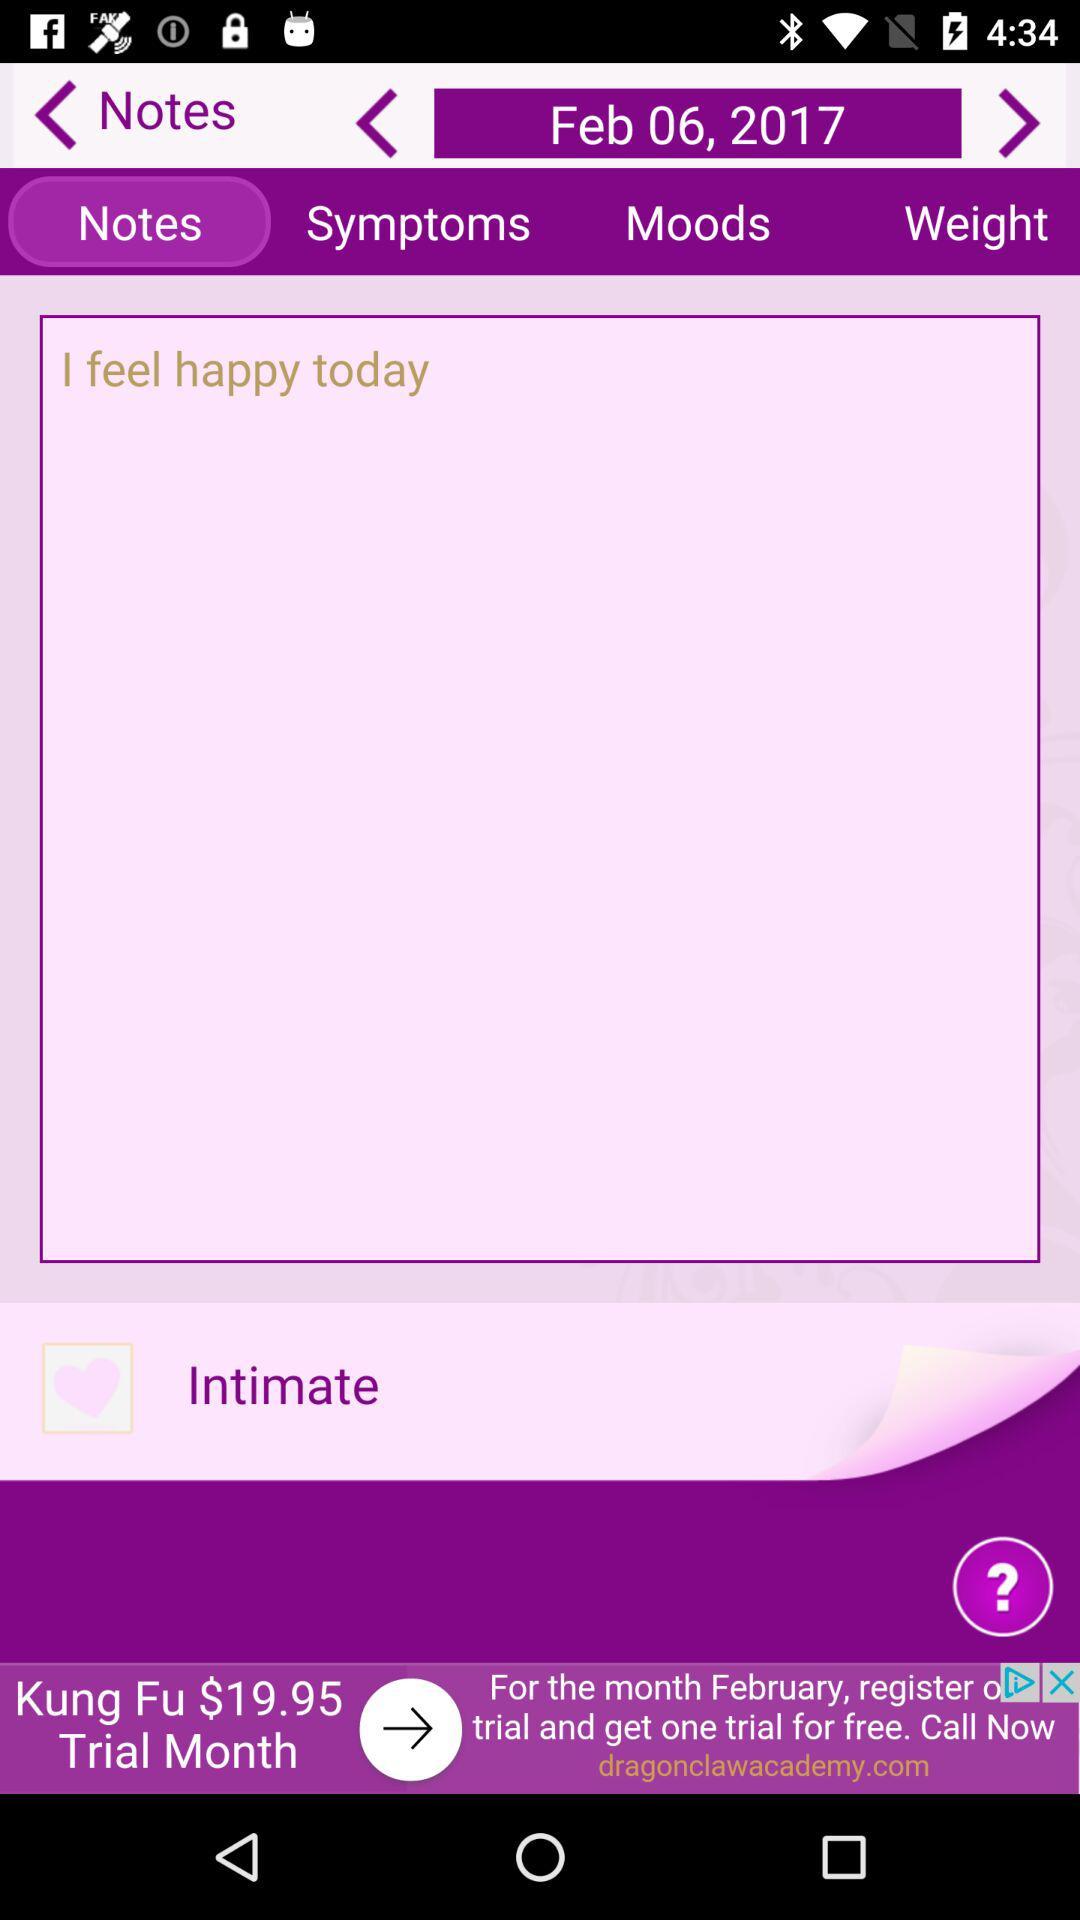 This screenshot has height=1920, width=1080. Describe the element at coordinates (1019, 122) in the screenshot. I see `move to next day` at that location.